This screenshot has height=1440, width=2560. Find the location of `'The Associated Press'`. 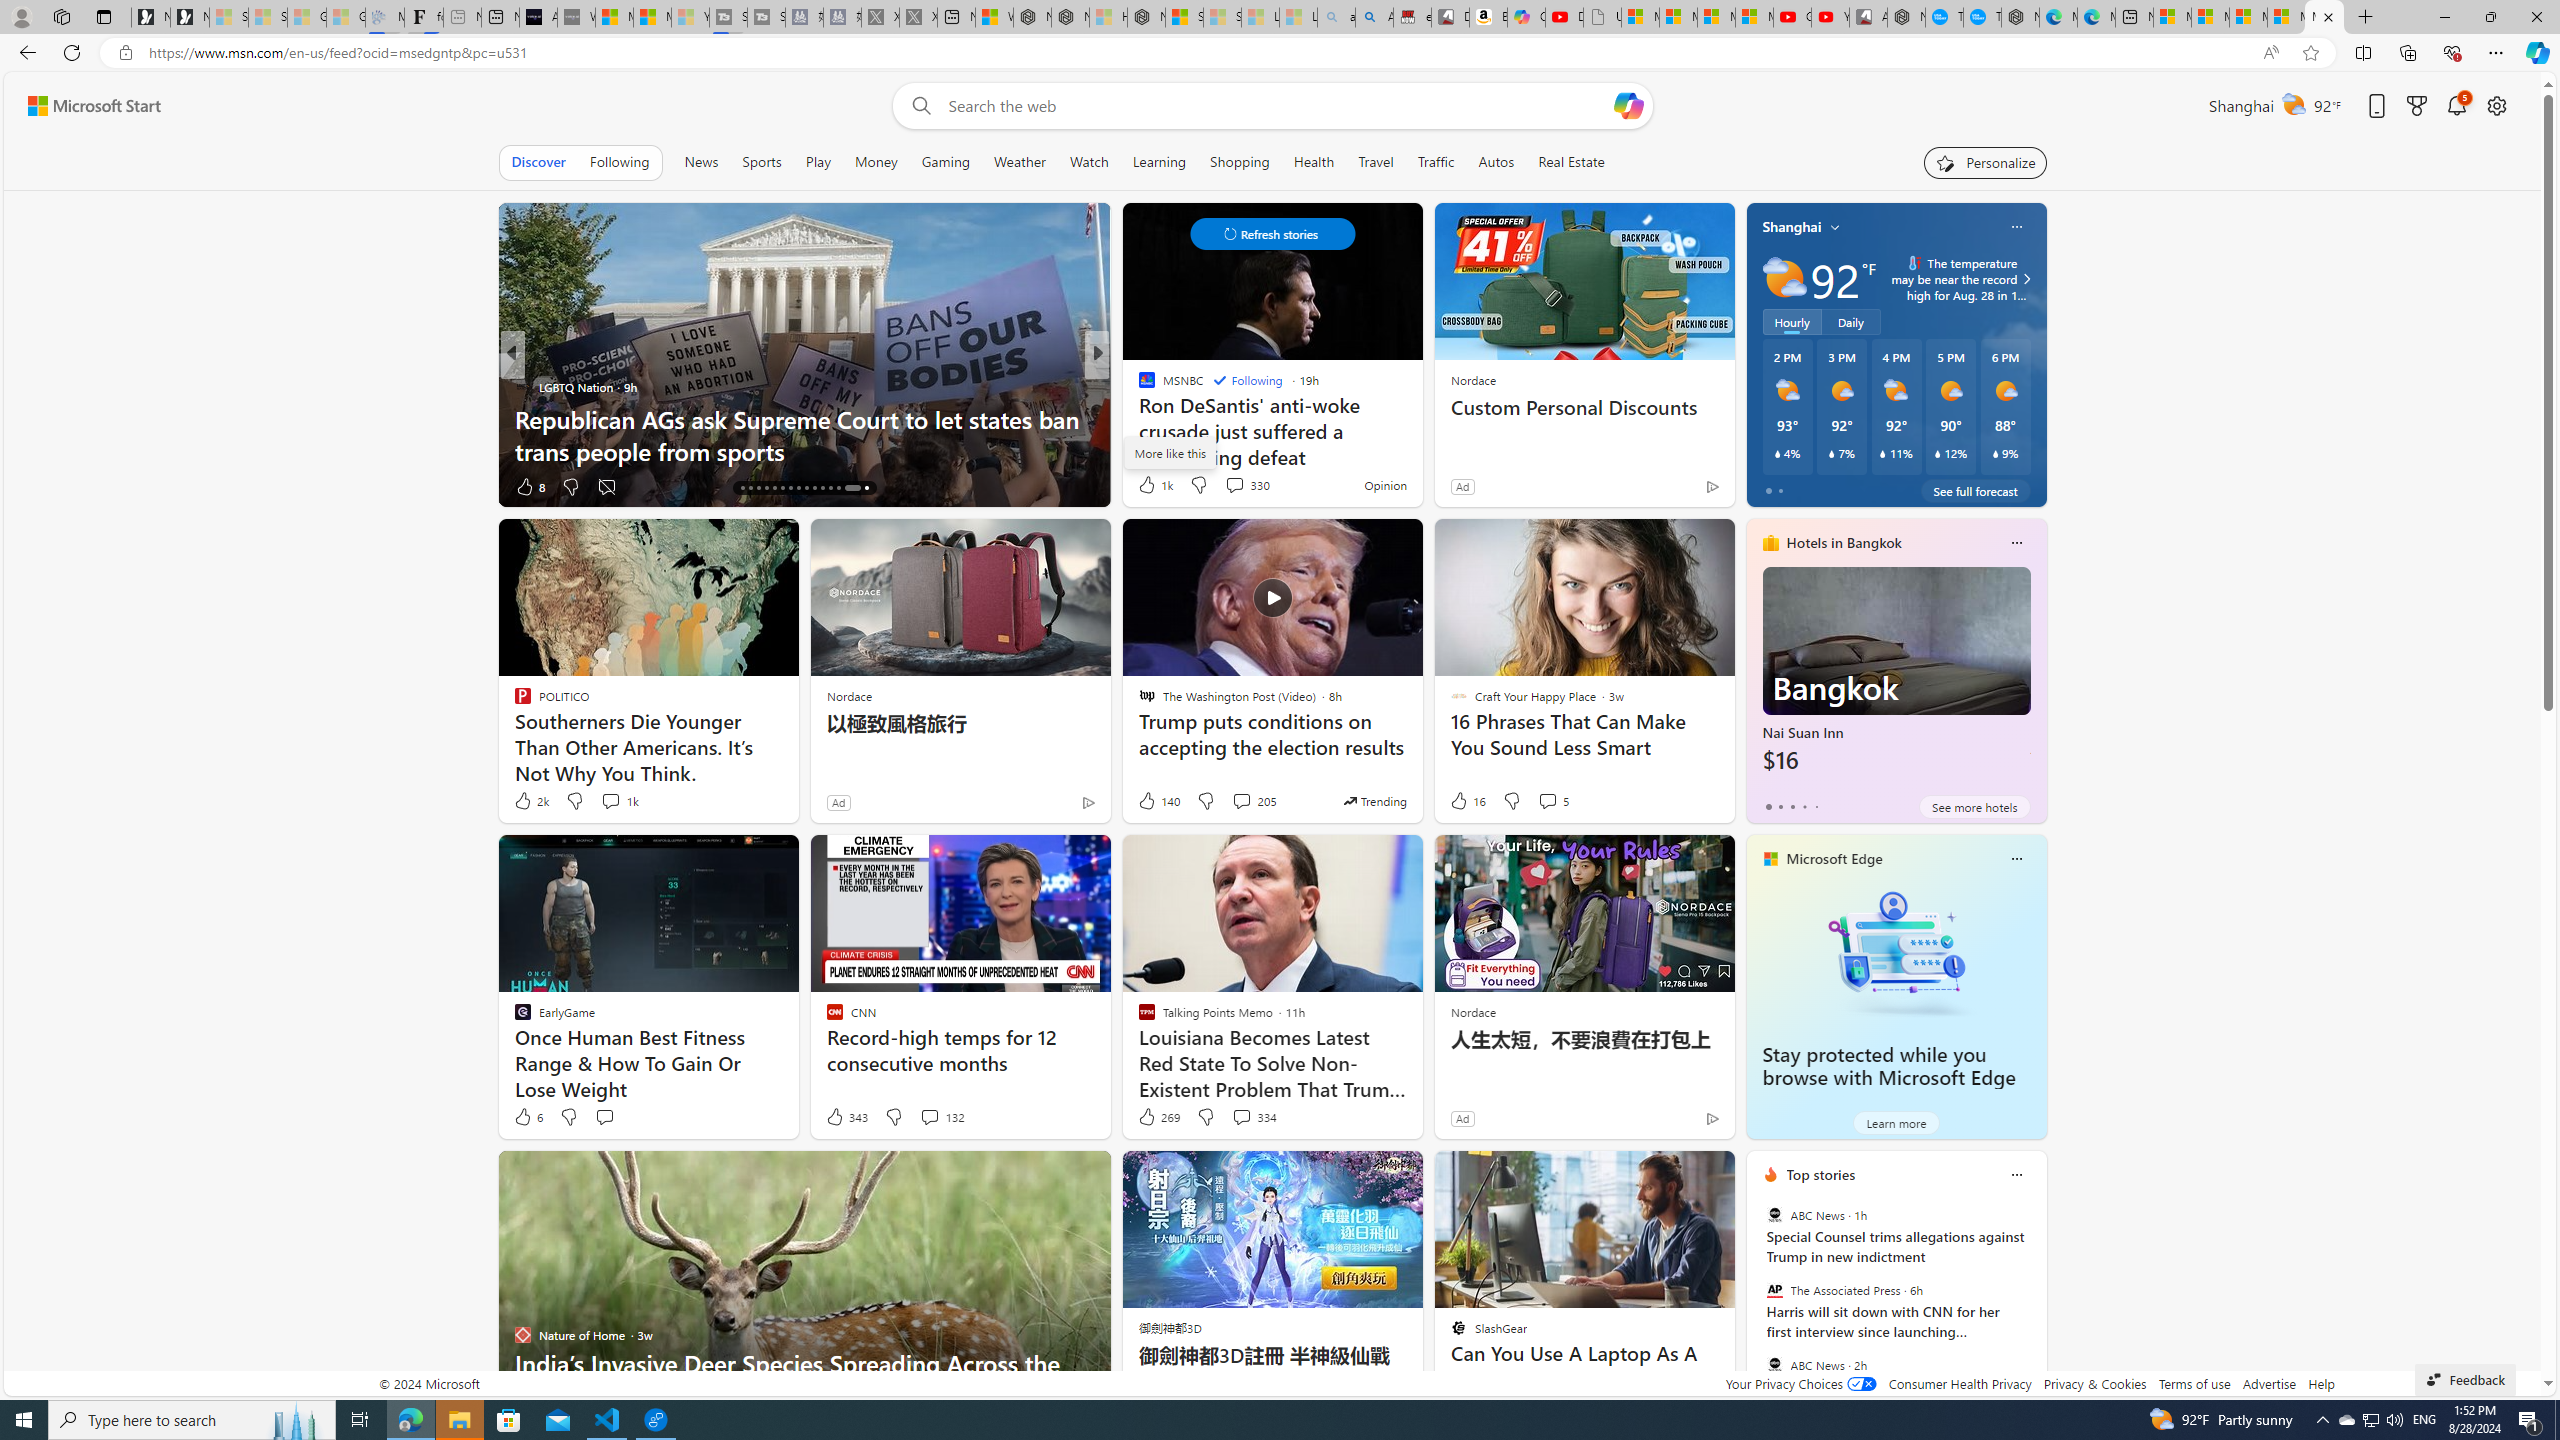

'The Associated Press' is located at coordinates (1773, 1290).